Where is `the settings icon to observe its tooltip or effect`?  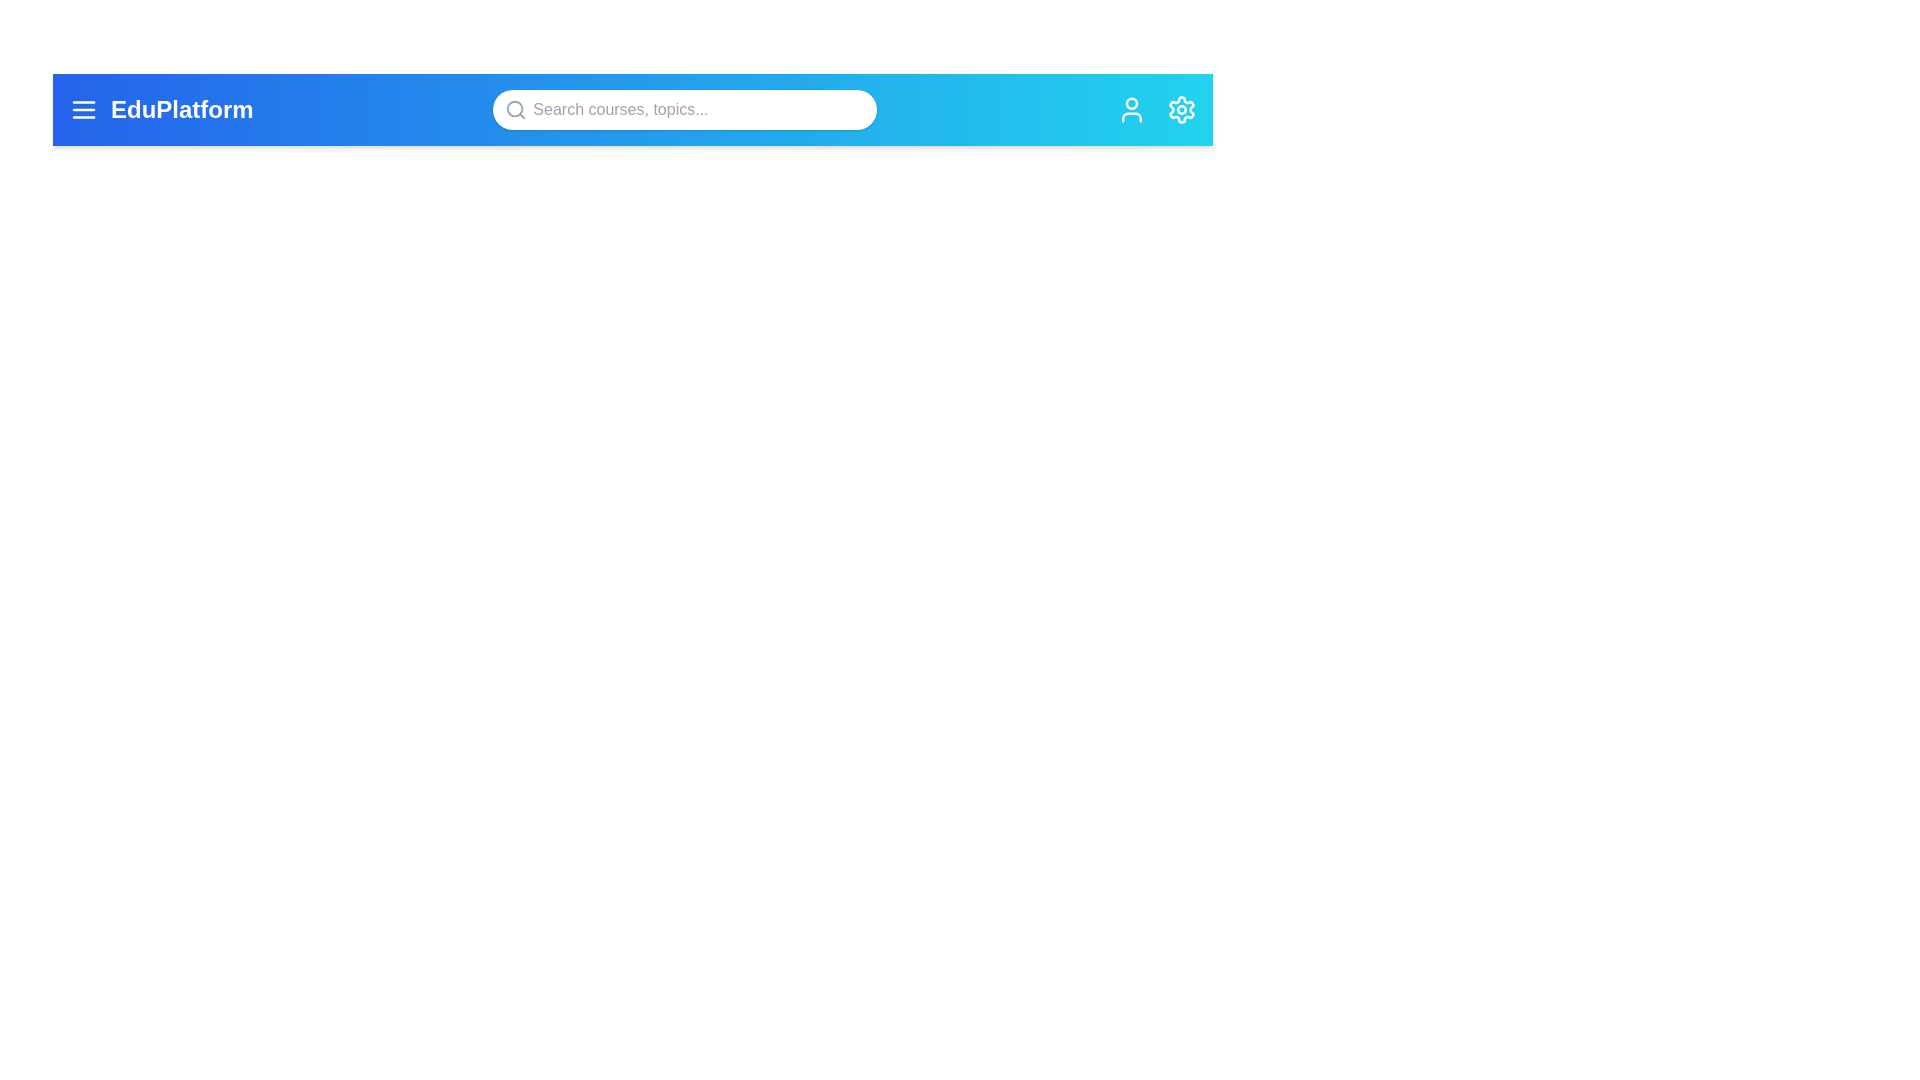
the settings icon to observe its tooltip or effect is located at coordinates (1181, 110).